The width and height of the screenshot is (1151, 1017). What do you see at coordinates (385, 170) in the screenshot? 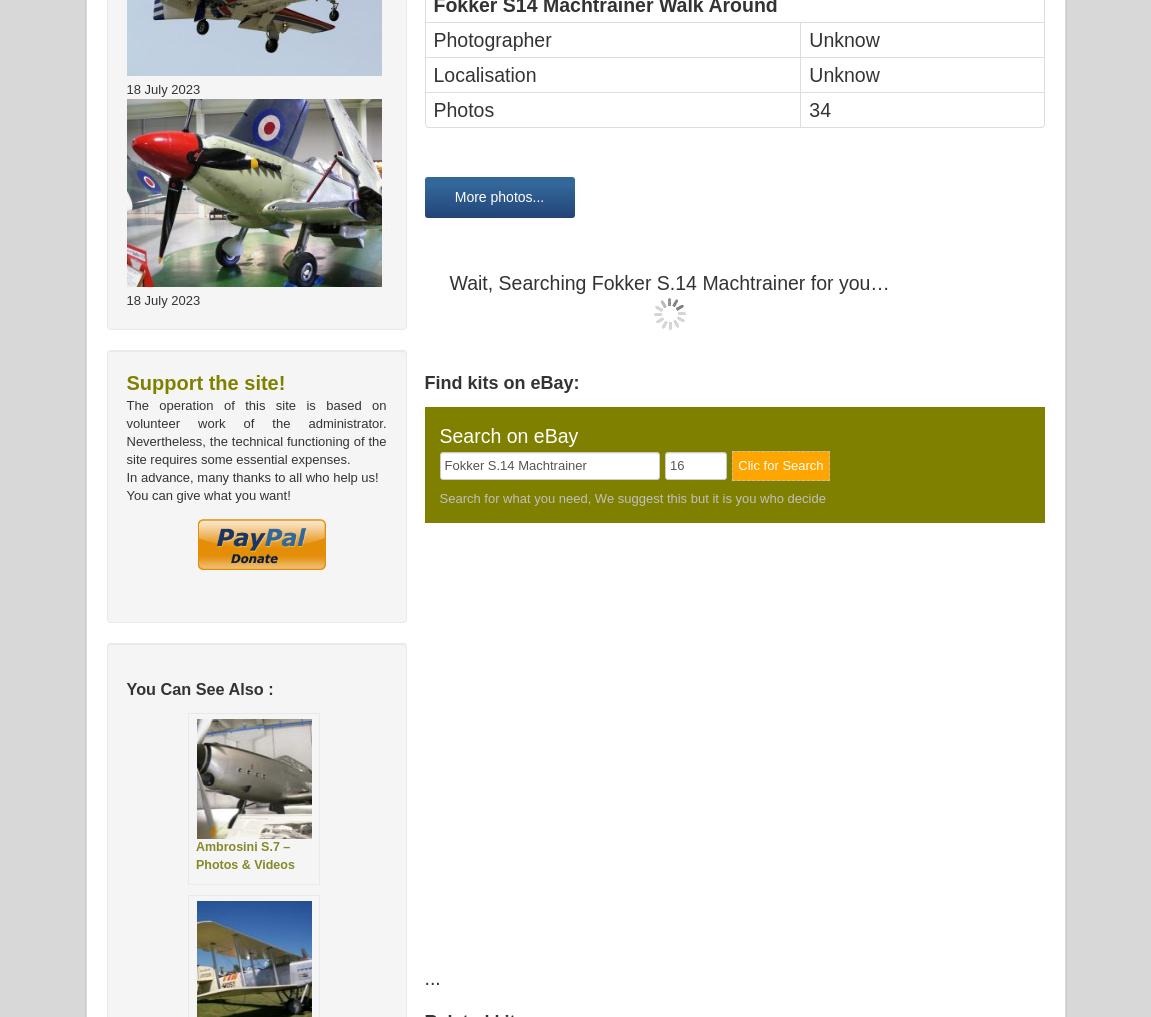
I see `'Supermarine Seafire – Photos & Video'` at bounding box center [385, 170].